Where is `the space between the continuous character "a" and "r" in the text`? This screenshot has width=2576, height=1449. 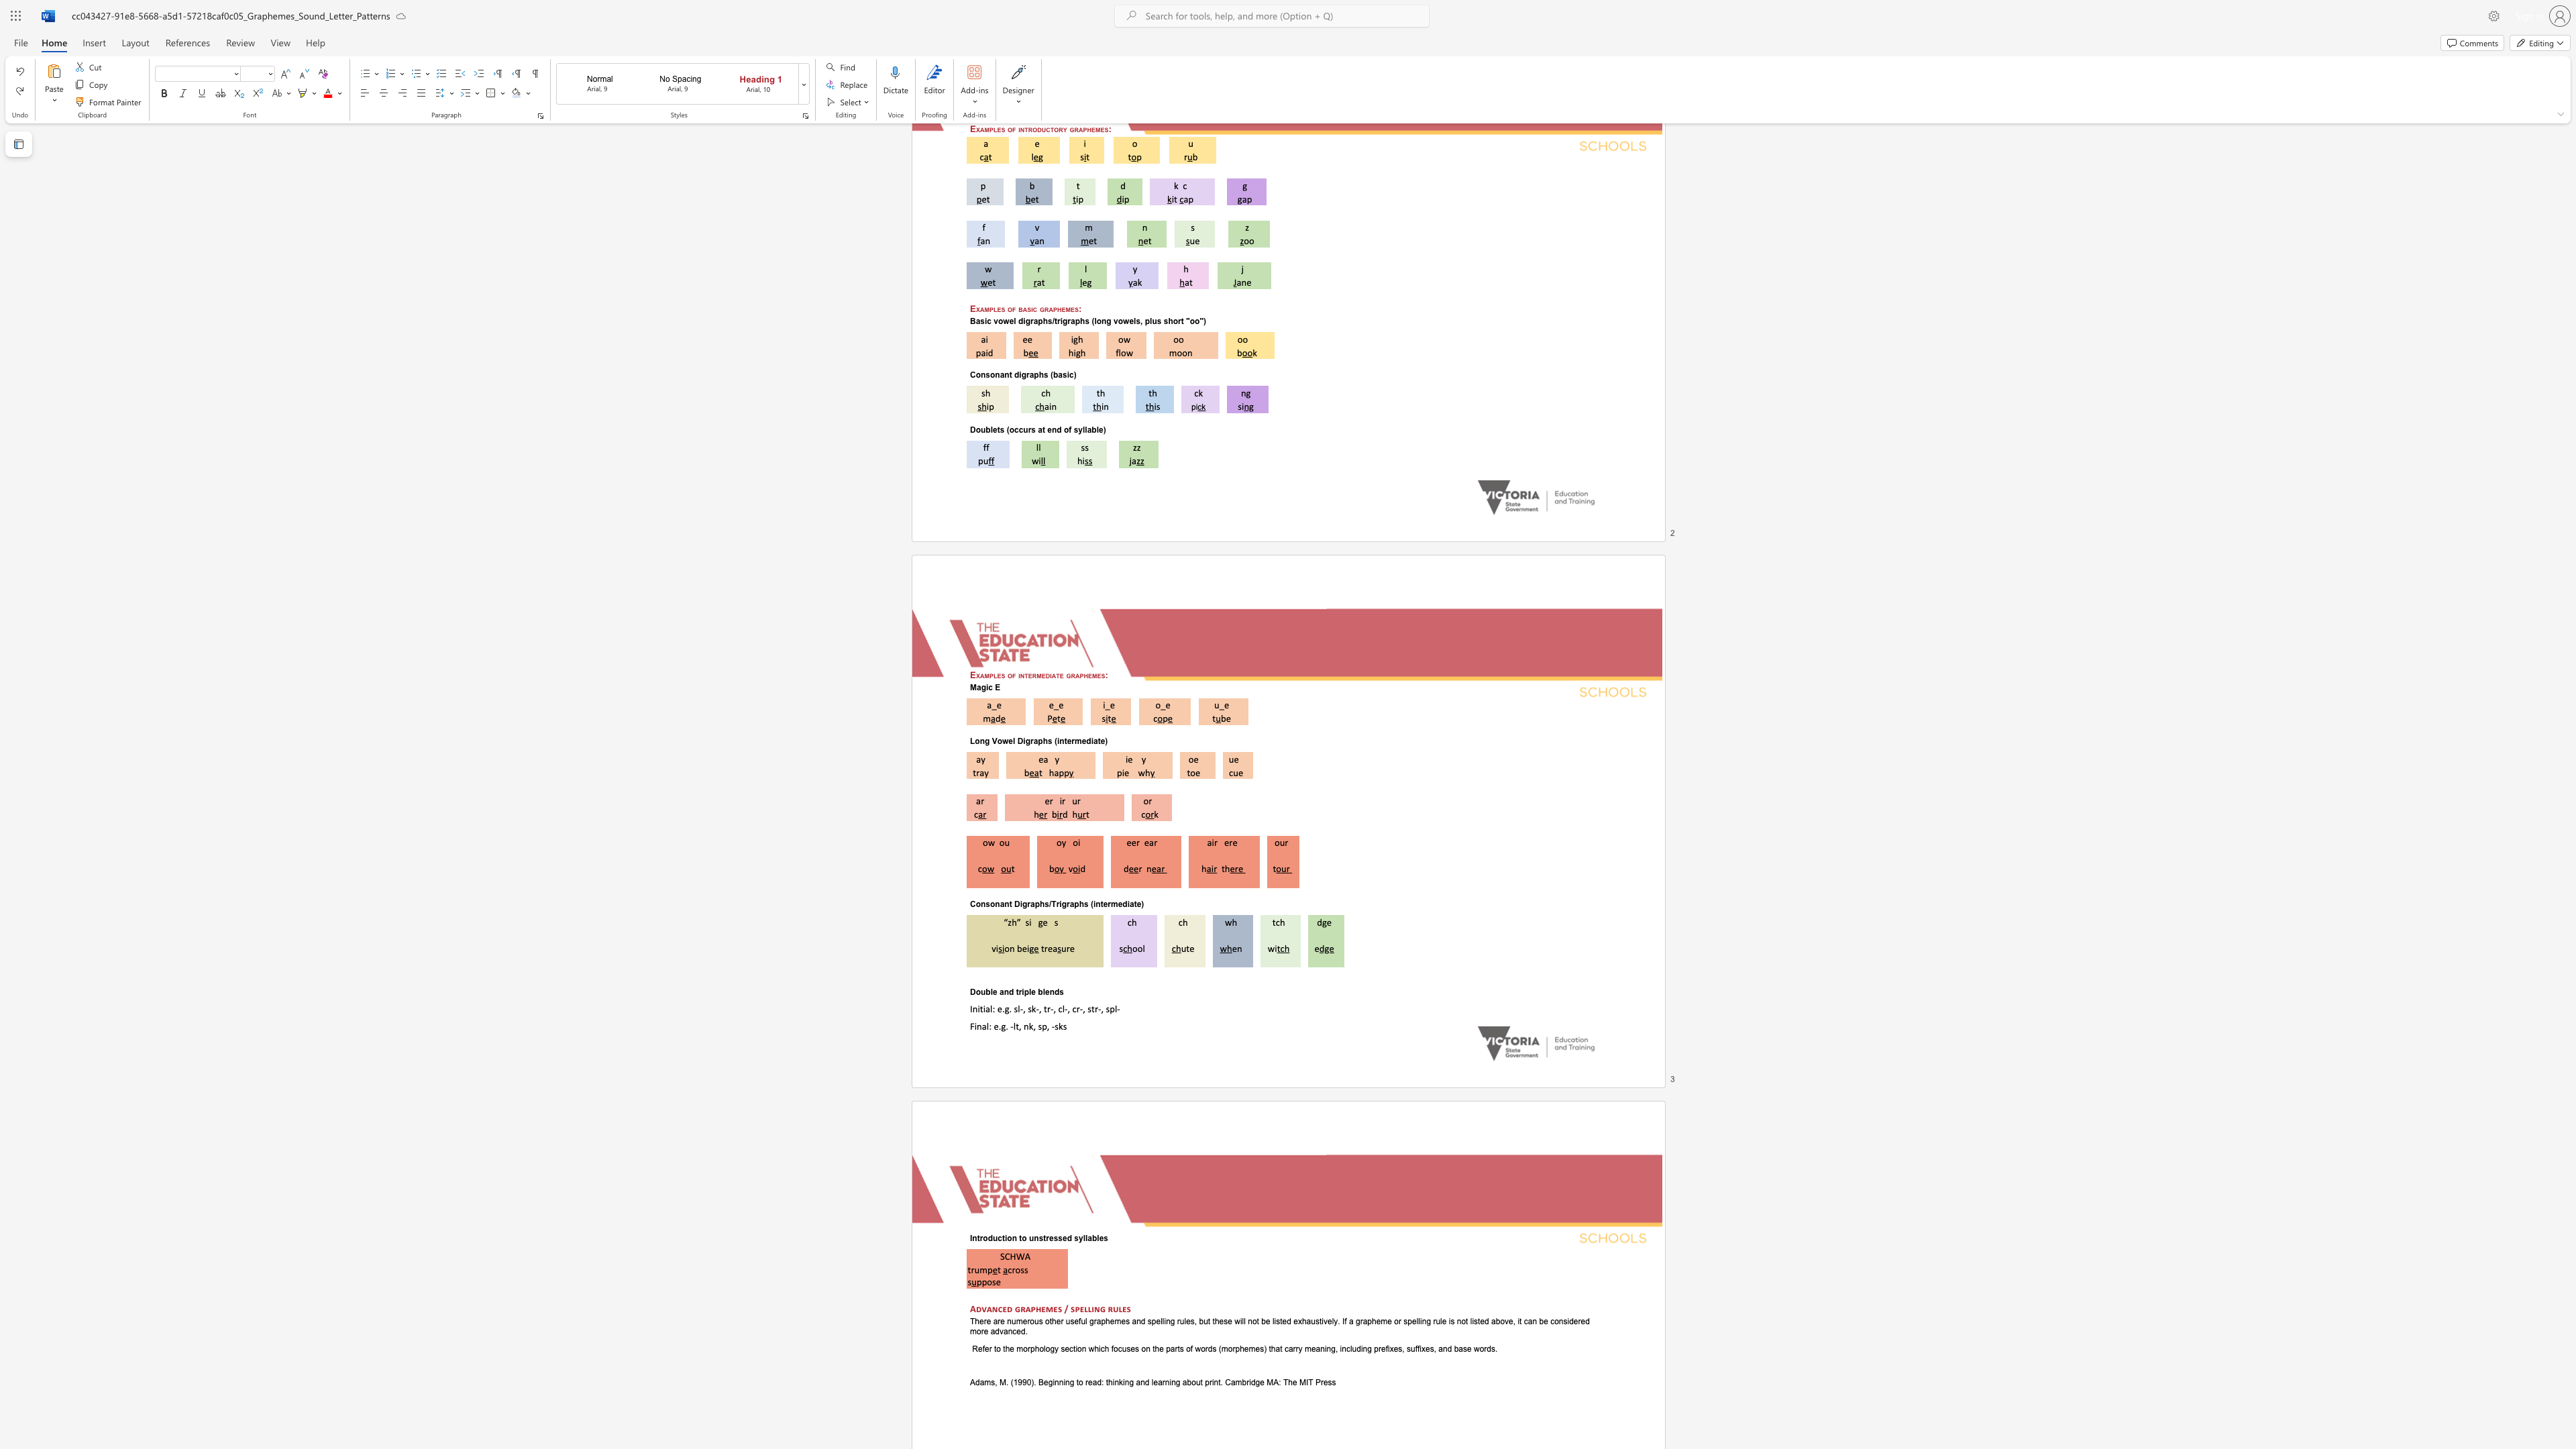
the space between the continuous character "a" and "r" in the text is located at coordinates (1152, 842).